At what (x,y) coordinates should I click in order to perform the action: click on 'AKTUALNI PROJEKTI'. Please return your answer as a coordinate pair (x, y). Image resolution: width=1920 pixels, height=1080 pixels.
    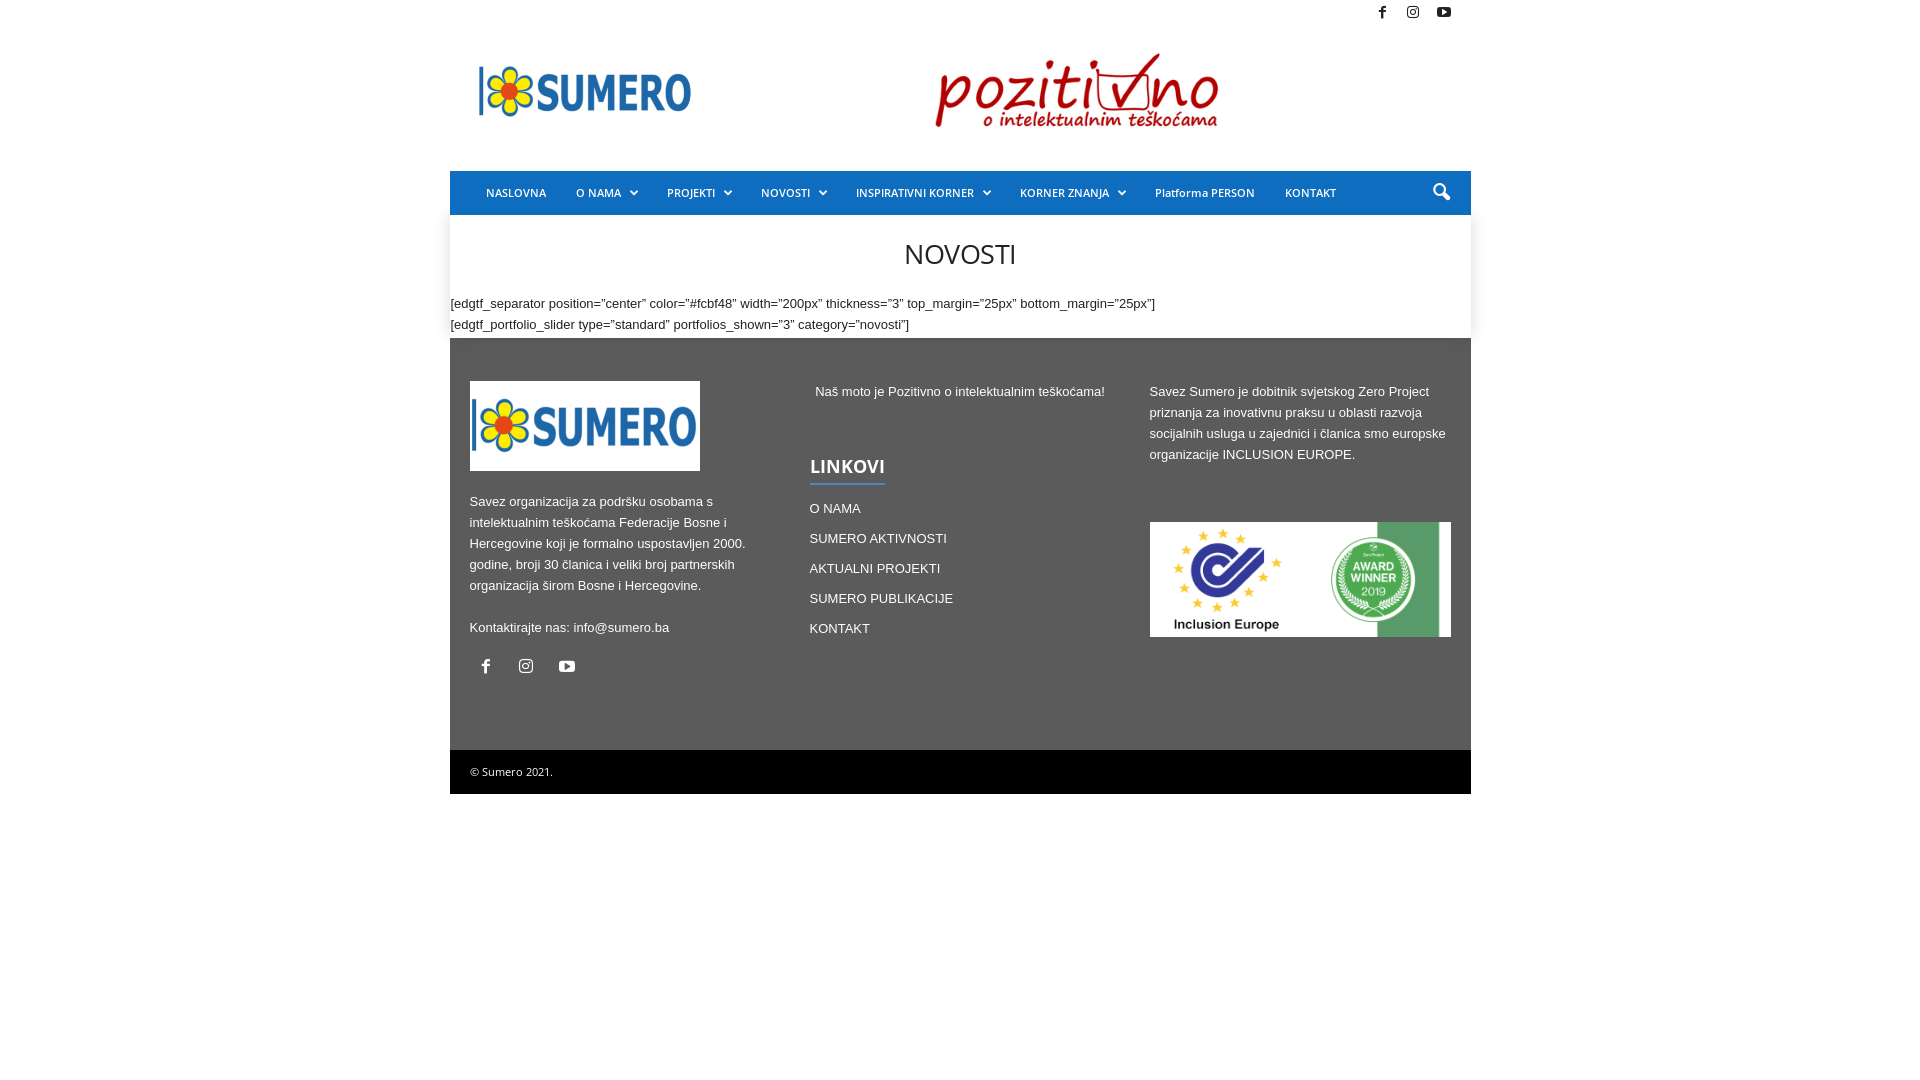
    Looking at the image, I should click on (875, 568).